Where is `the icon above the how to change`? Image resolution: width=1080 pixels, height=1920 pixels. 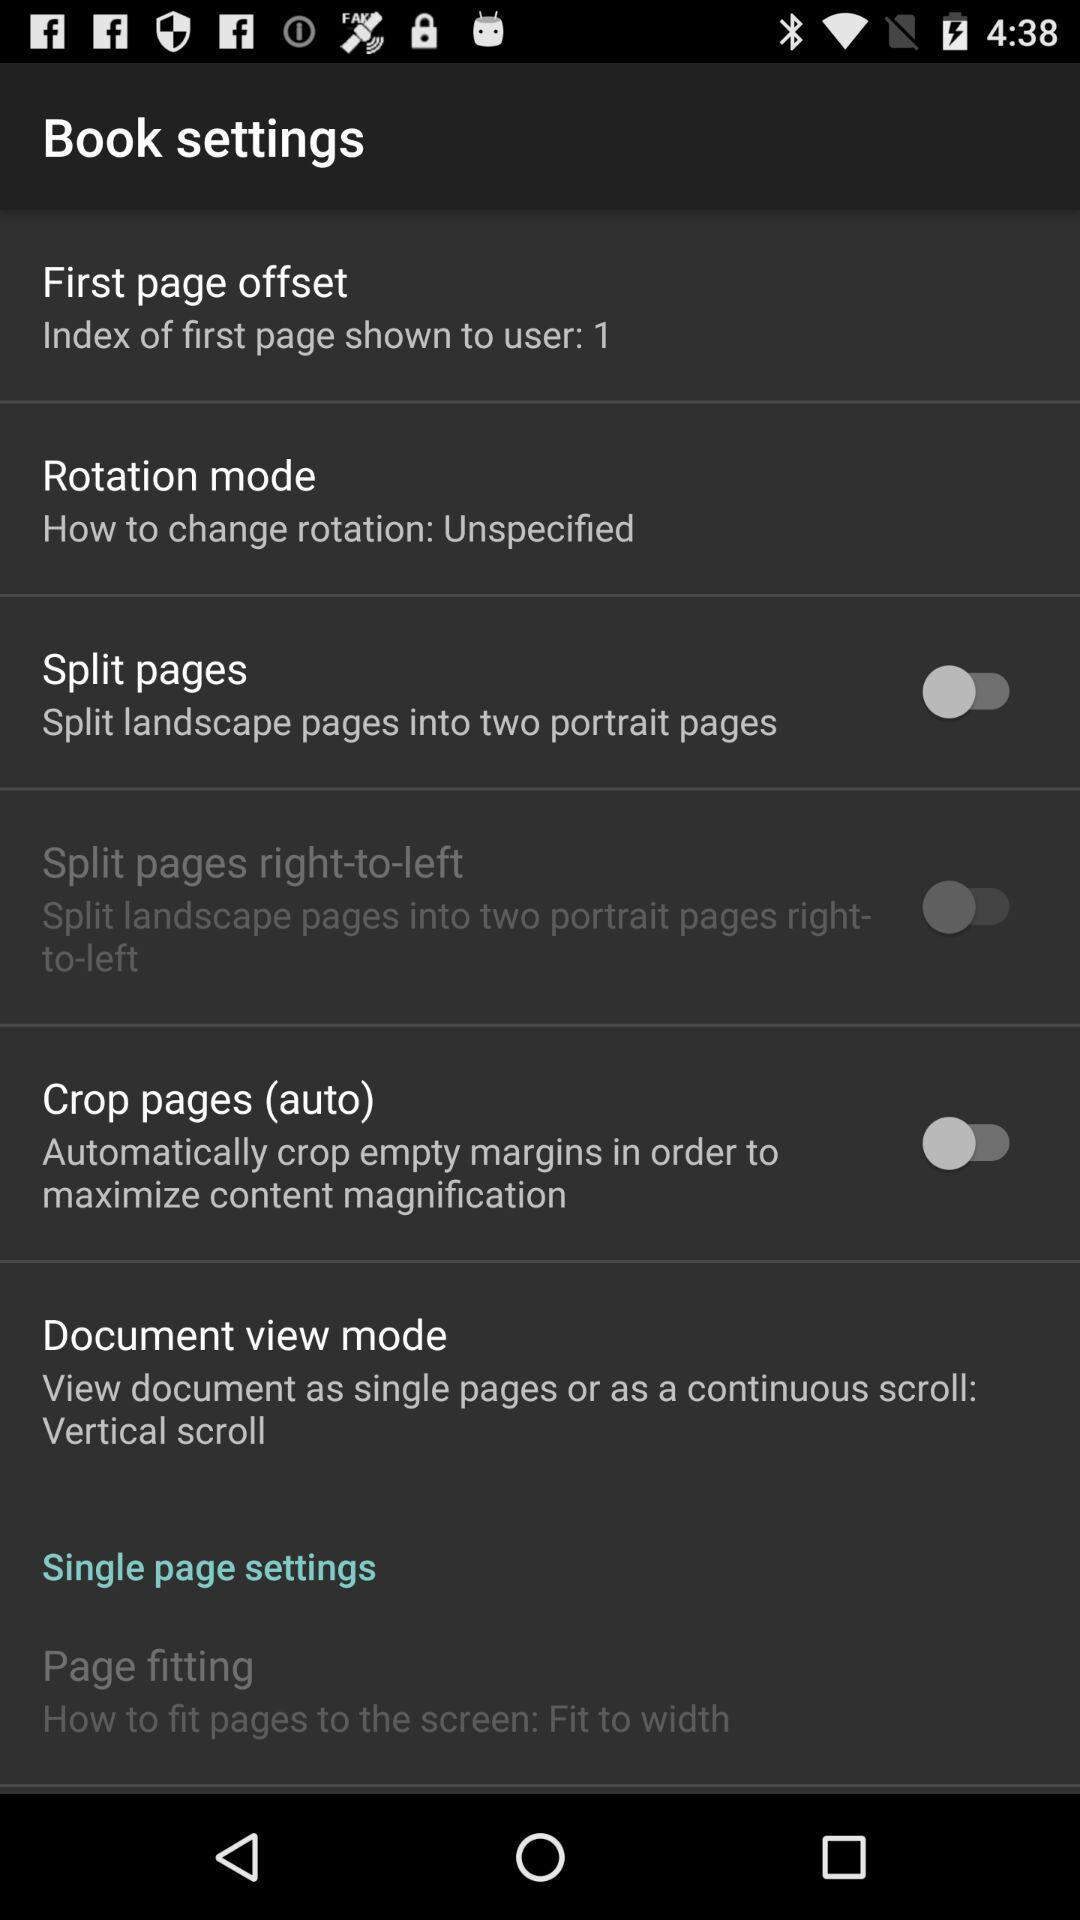 the icon above the how to change is located at coordinates (178, 473).